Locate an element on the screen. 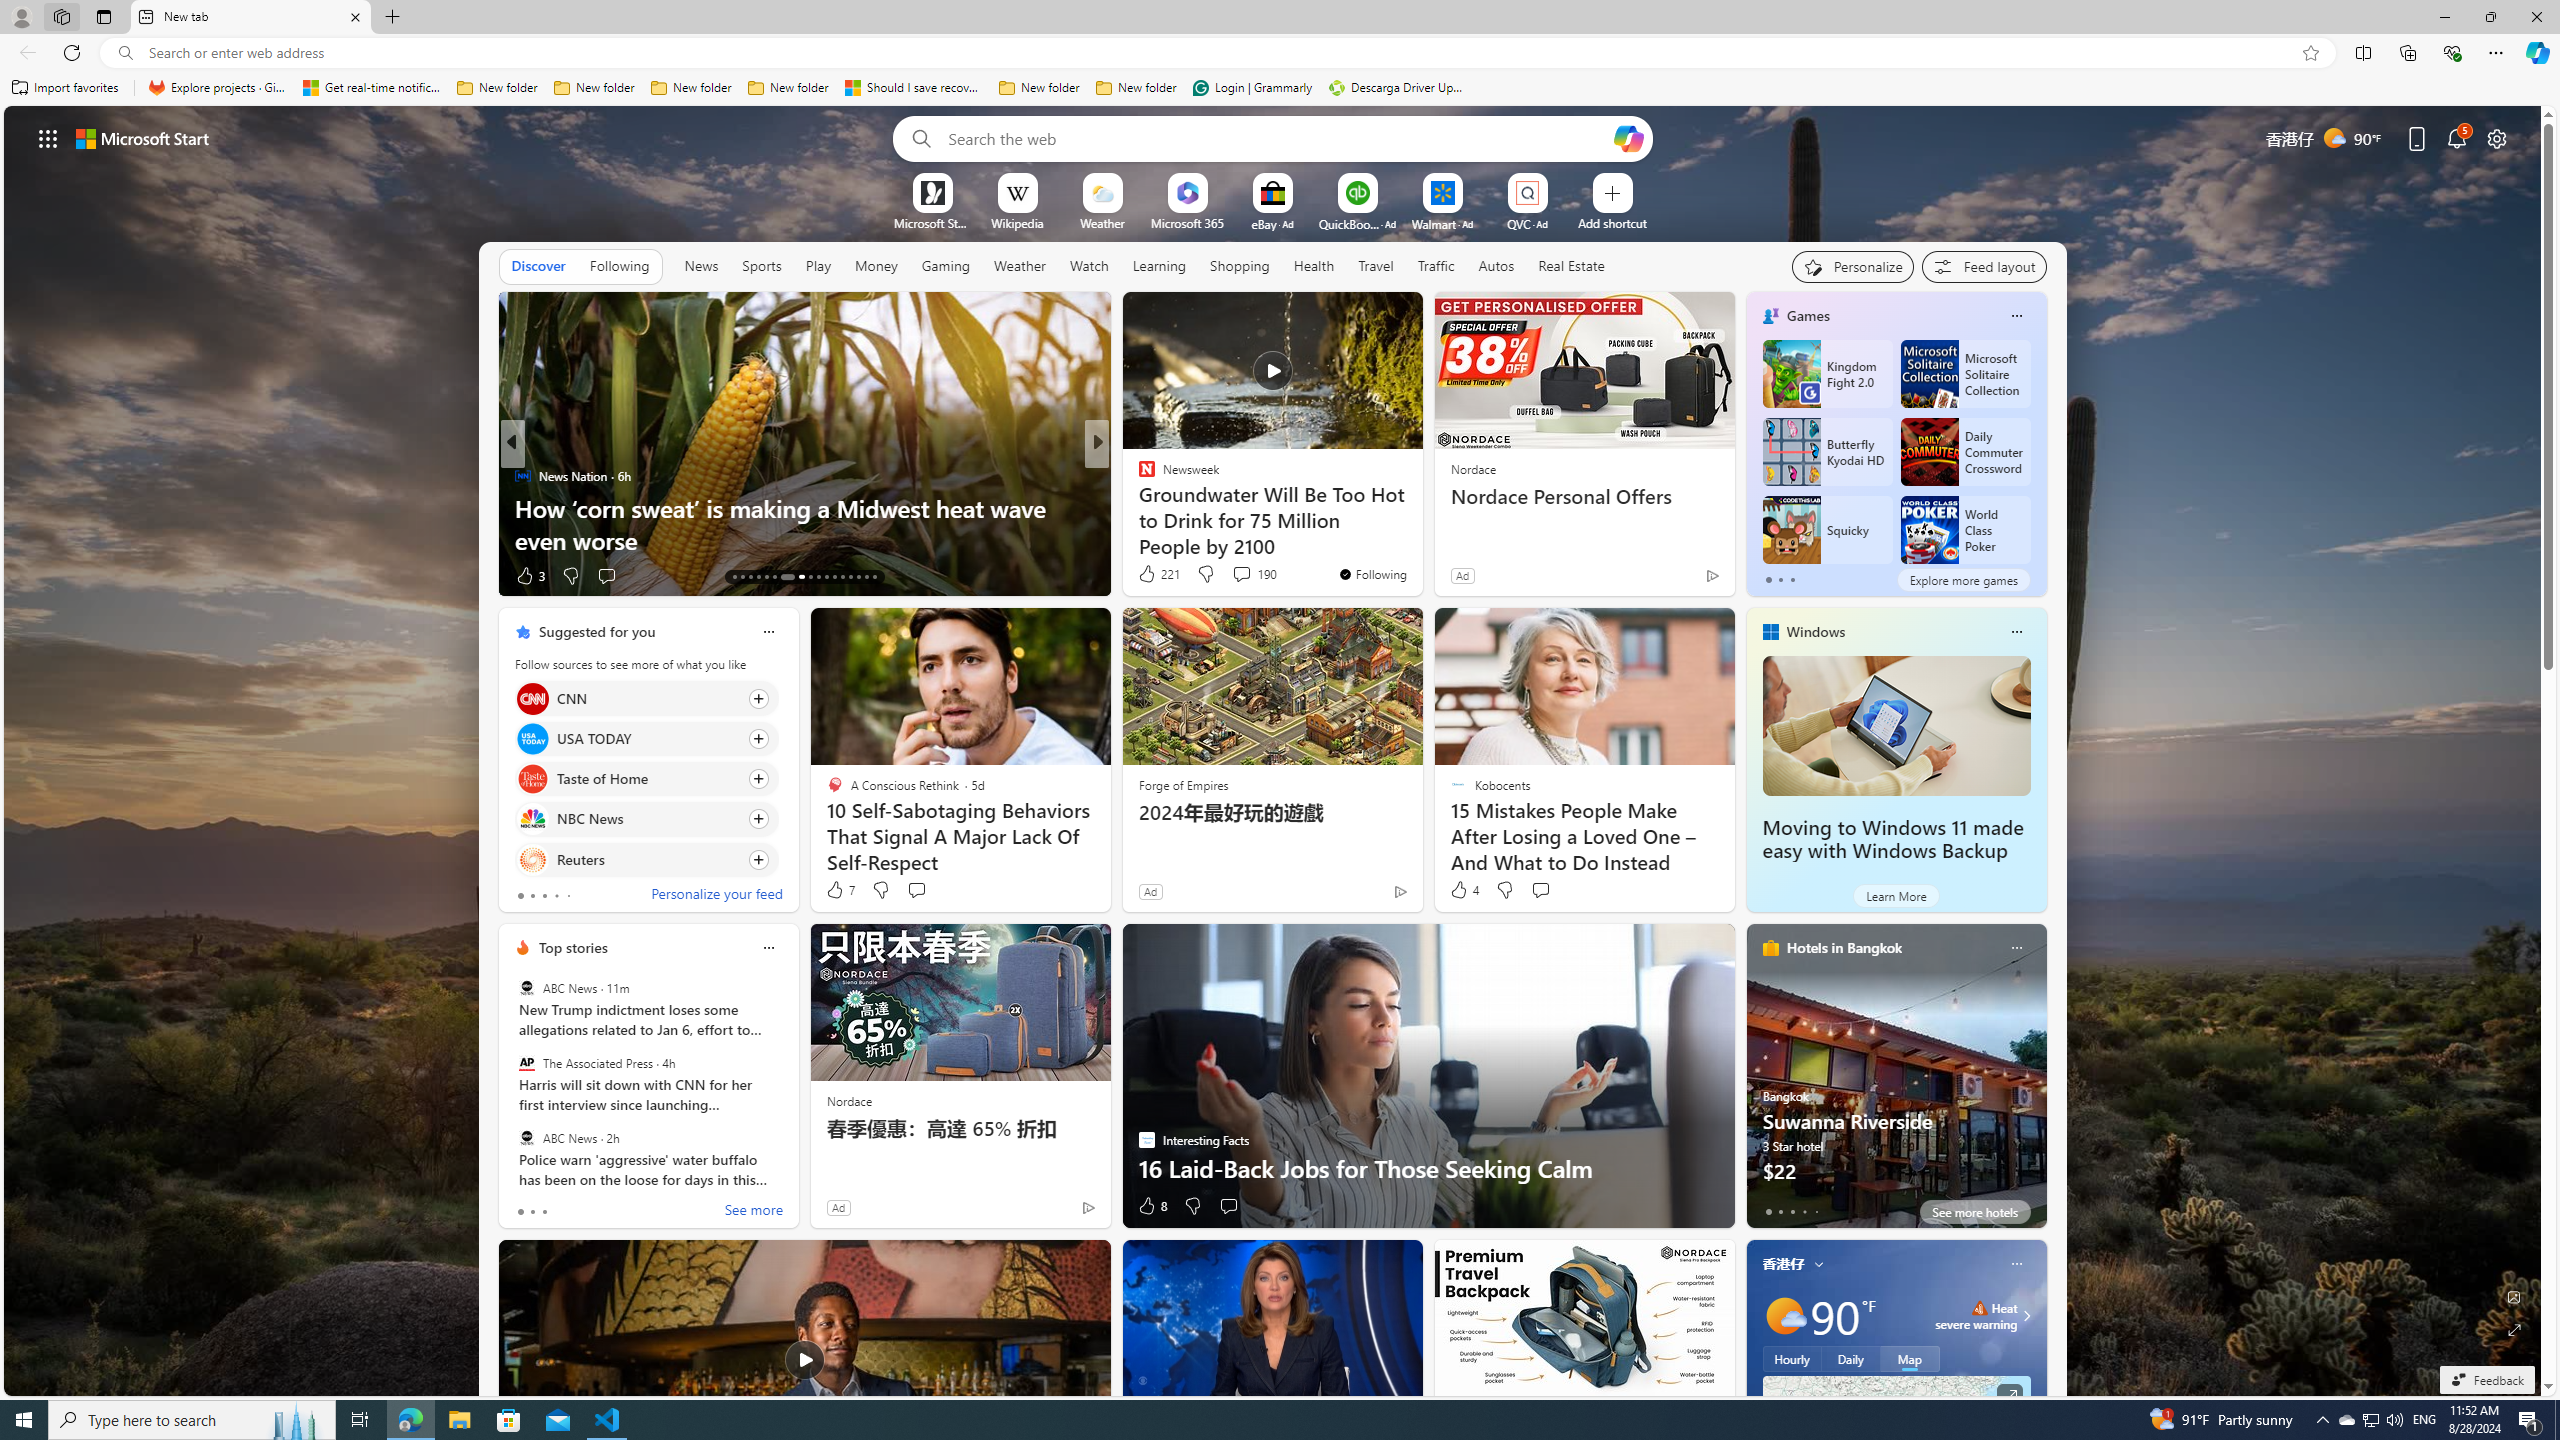  '218 Like' is located at coordinates (1151, 575).